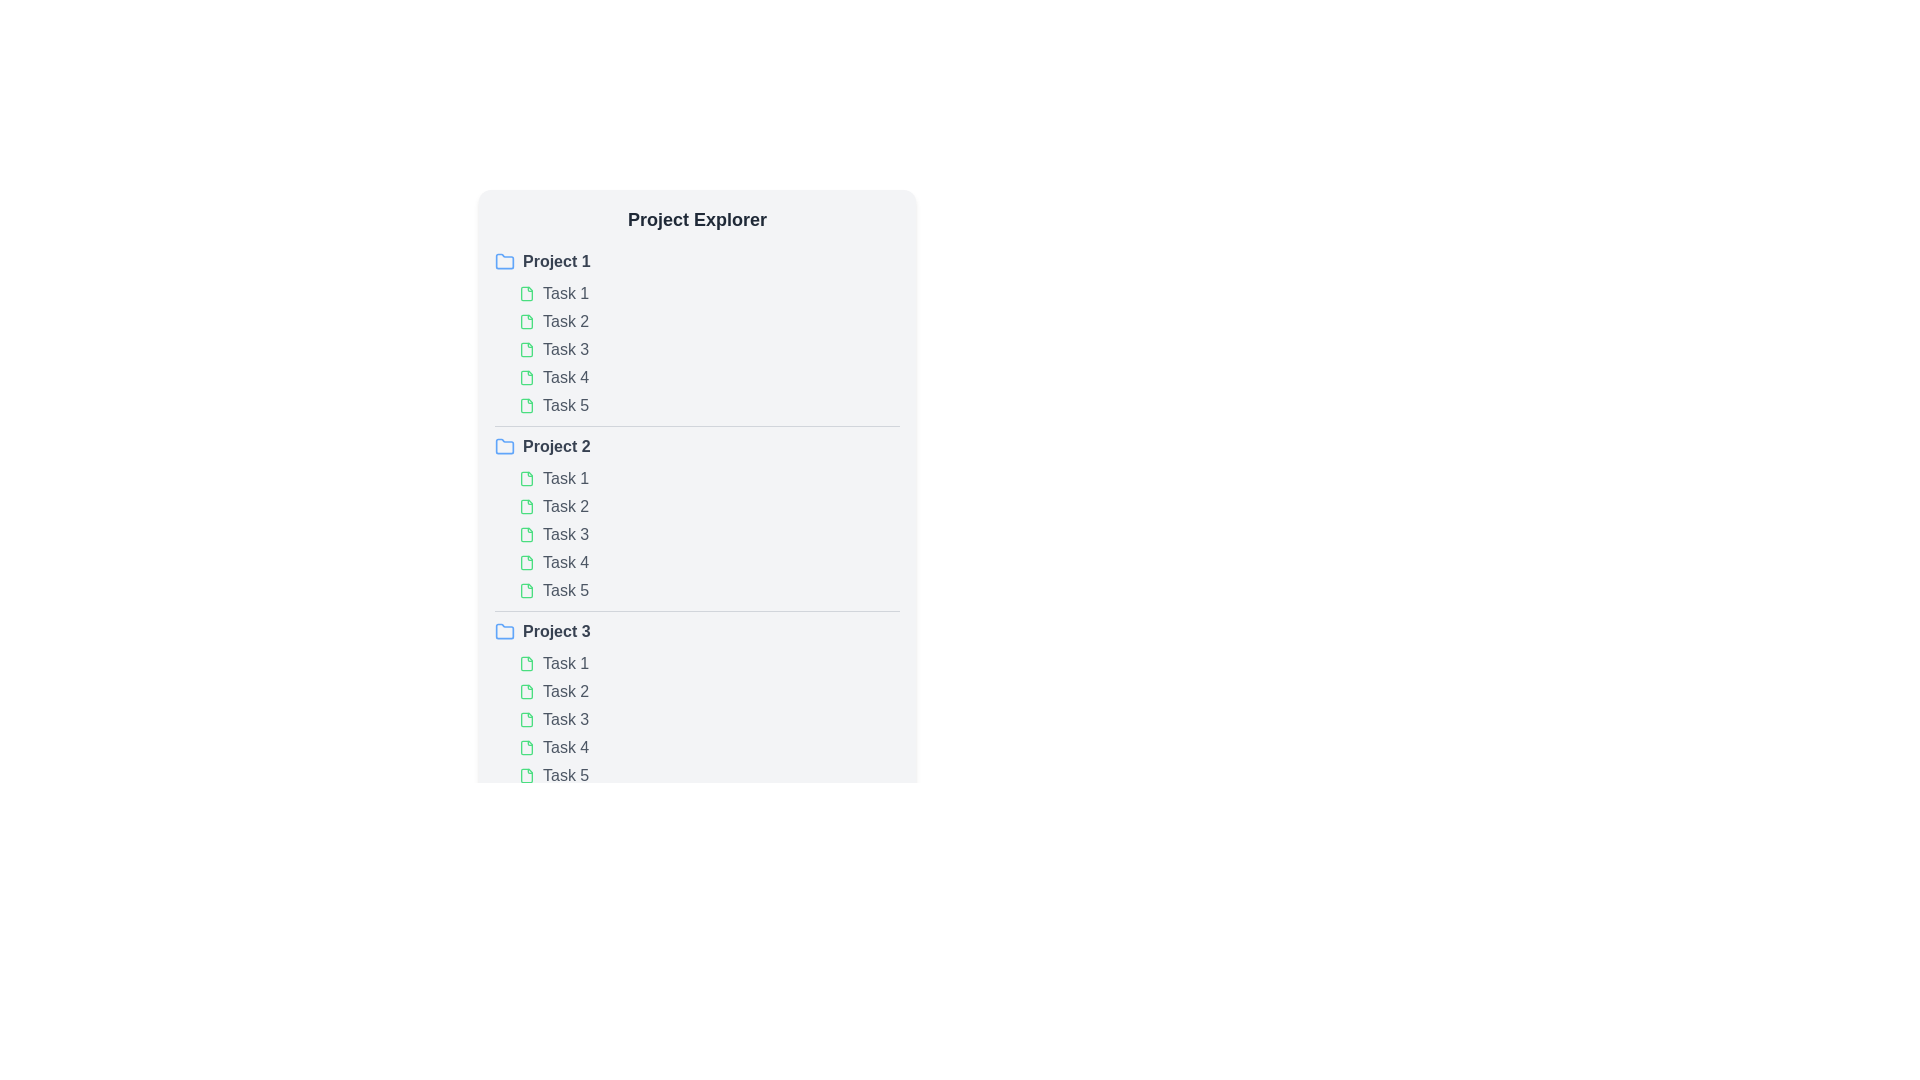 The width and height of the screenshot is (1920, 1080). Describe the element at coordinates (527, 378) in the screenshot. I see `the green file icon located to the left of the text 'Task 4' in the 'Project 1' section of the 'Project Explorer' list` at that location.